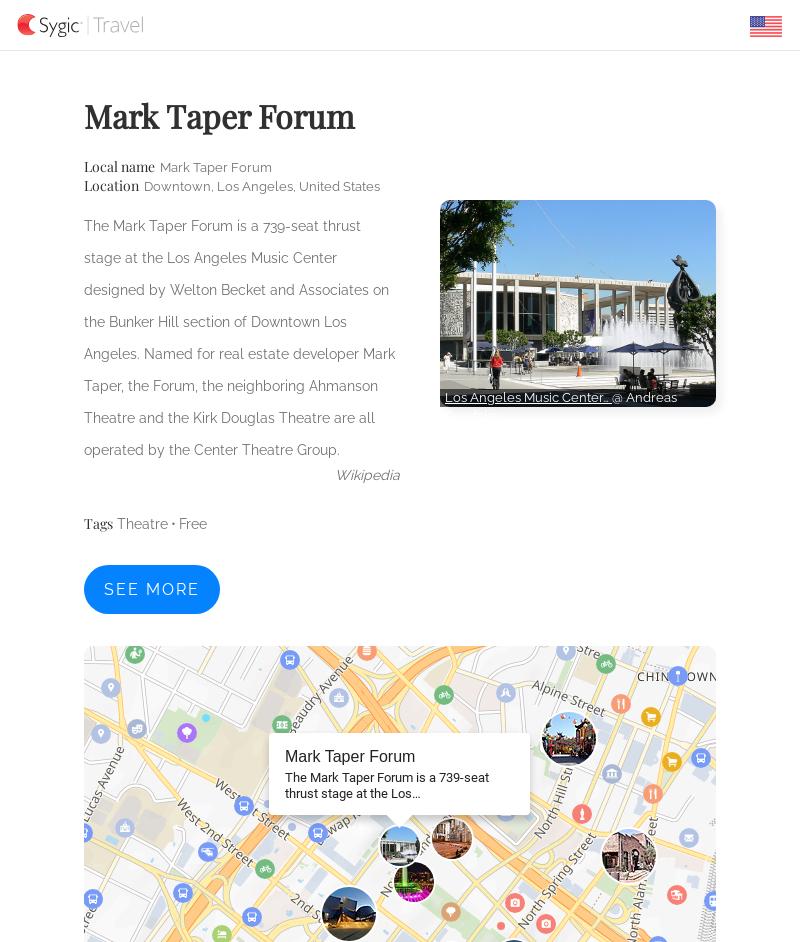  I want to click on 'See more', so click(103, 589).